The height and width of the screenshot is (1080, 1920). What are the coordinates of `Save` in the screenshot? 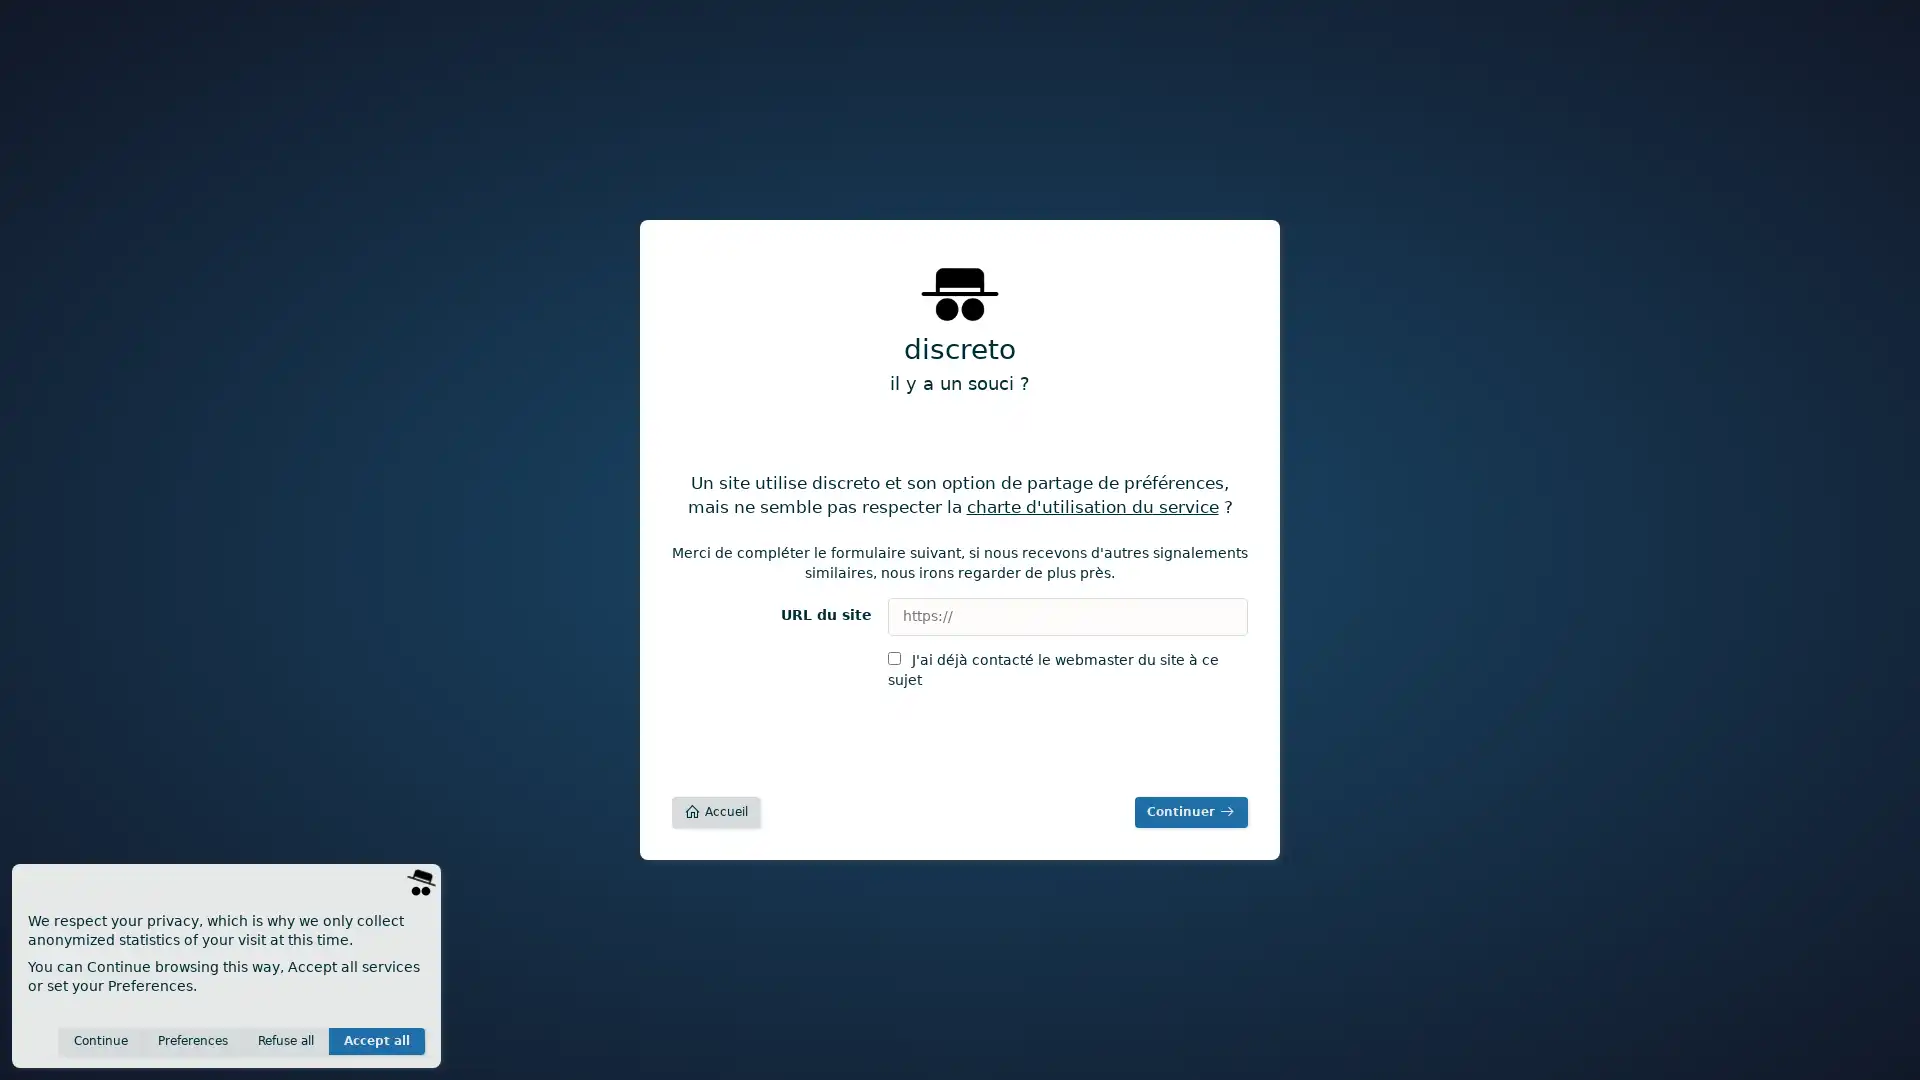 It's located at (393, 1048).